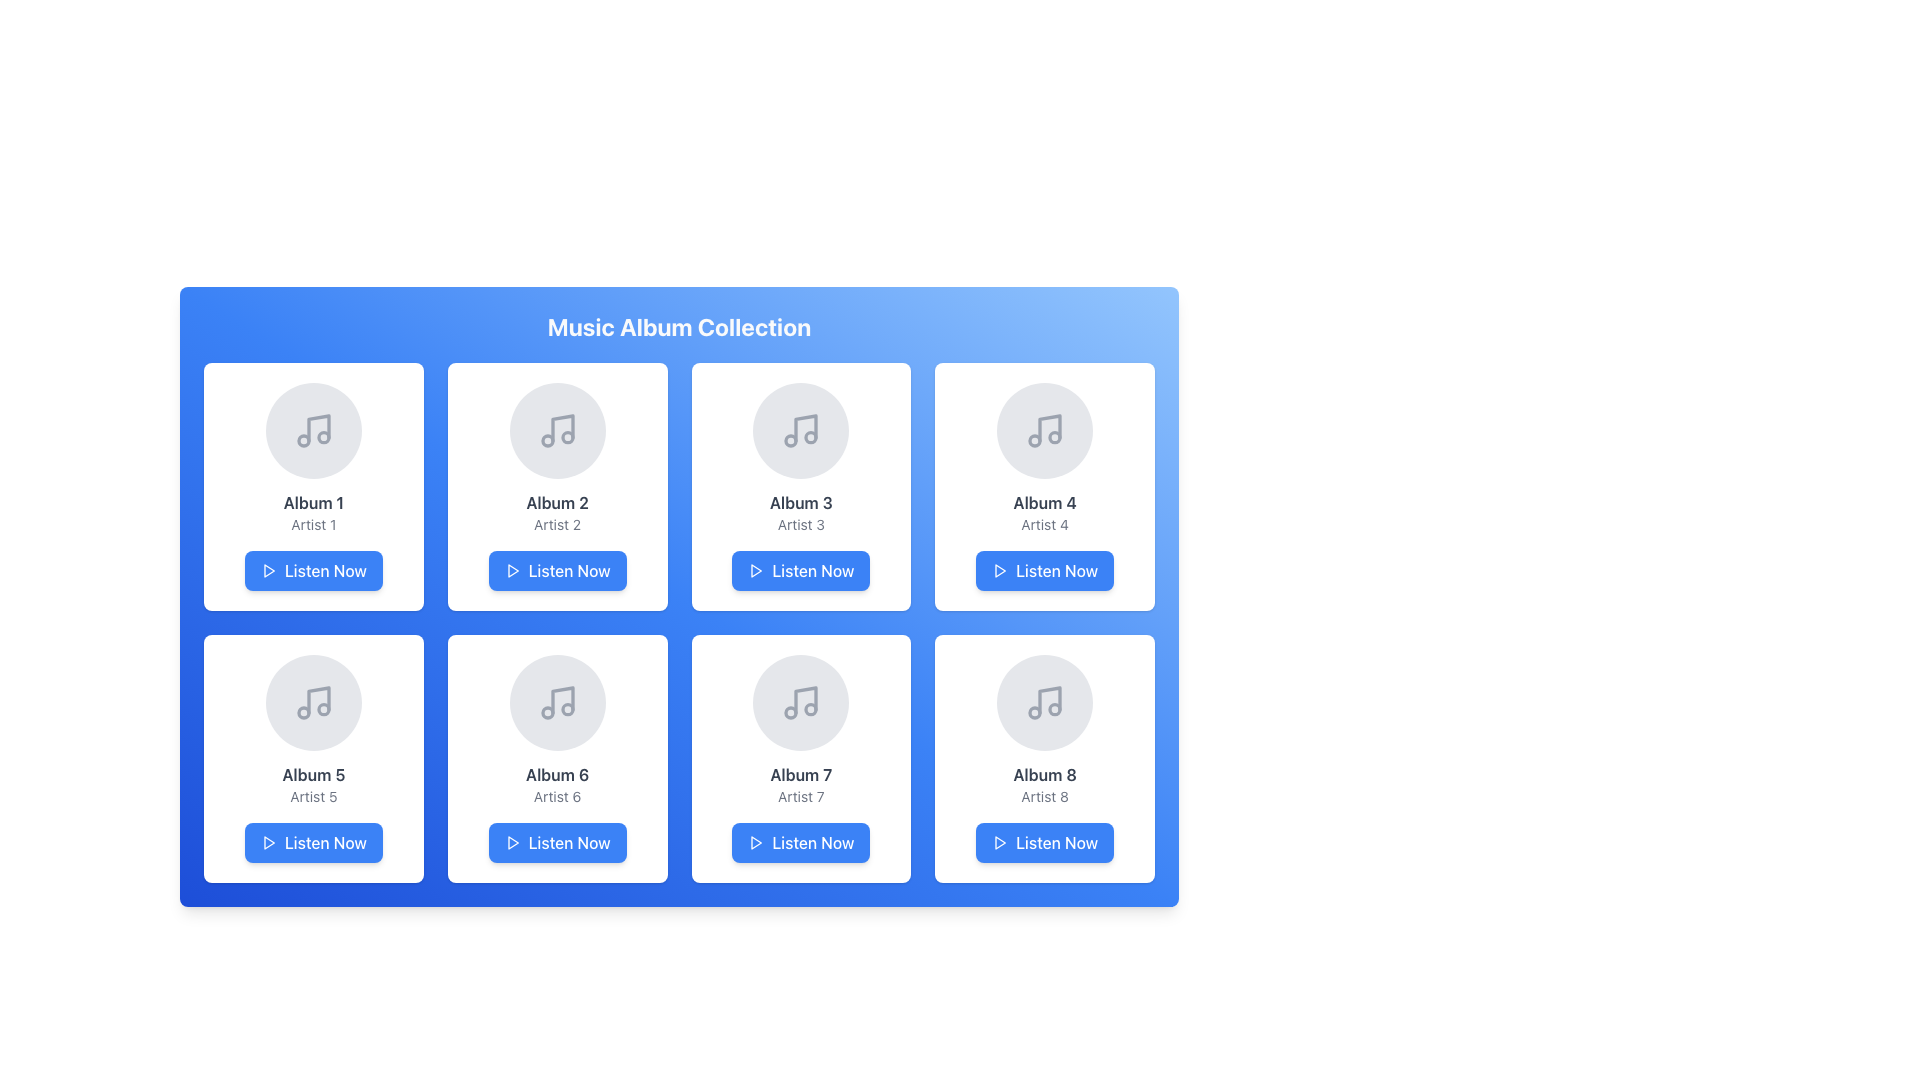 The height and width of the screenshot is (1080, 1920). What do you see at coordinates (557, 701) in the screenshot?
I see `the circular button with a musical note icon located in the center of the album card for 'Album 6' by 'Artist 6'` at bounding box center [557, 701].